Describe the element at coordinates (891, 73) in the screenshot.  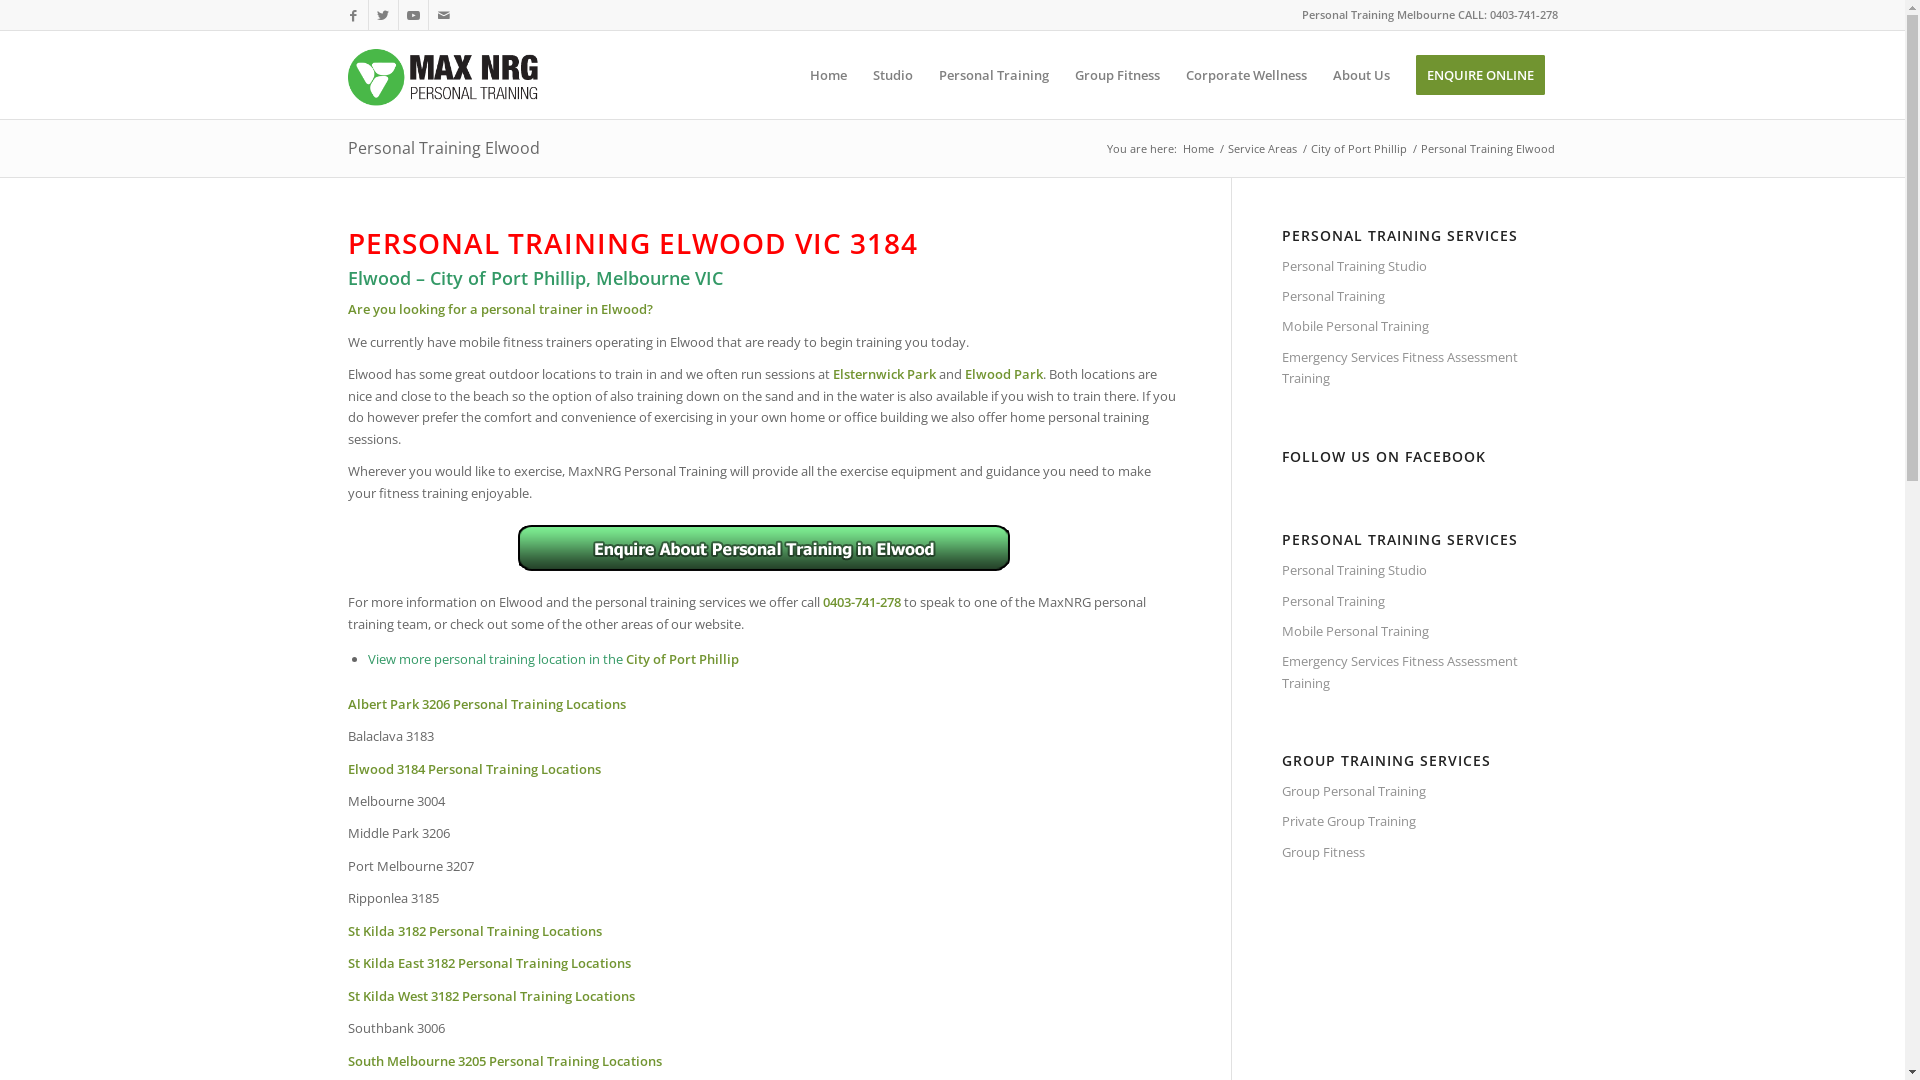
I see `'Studio'` at that location.